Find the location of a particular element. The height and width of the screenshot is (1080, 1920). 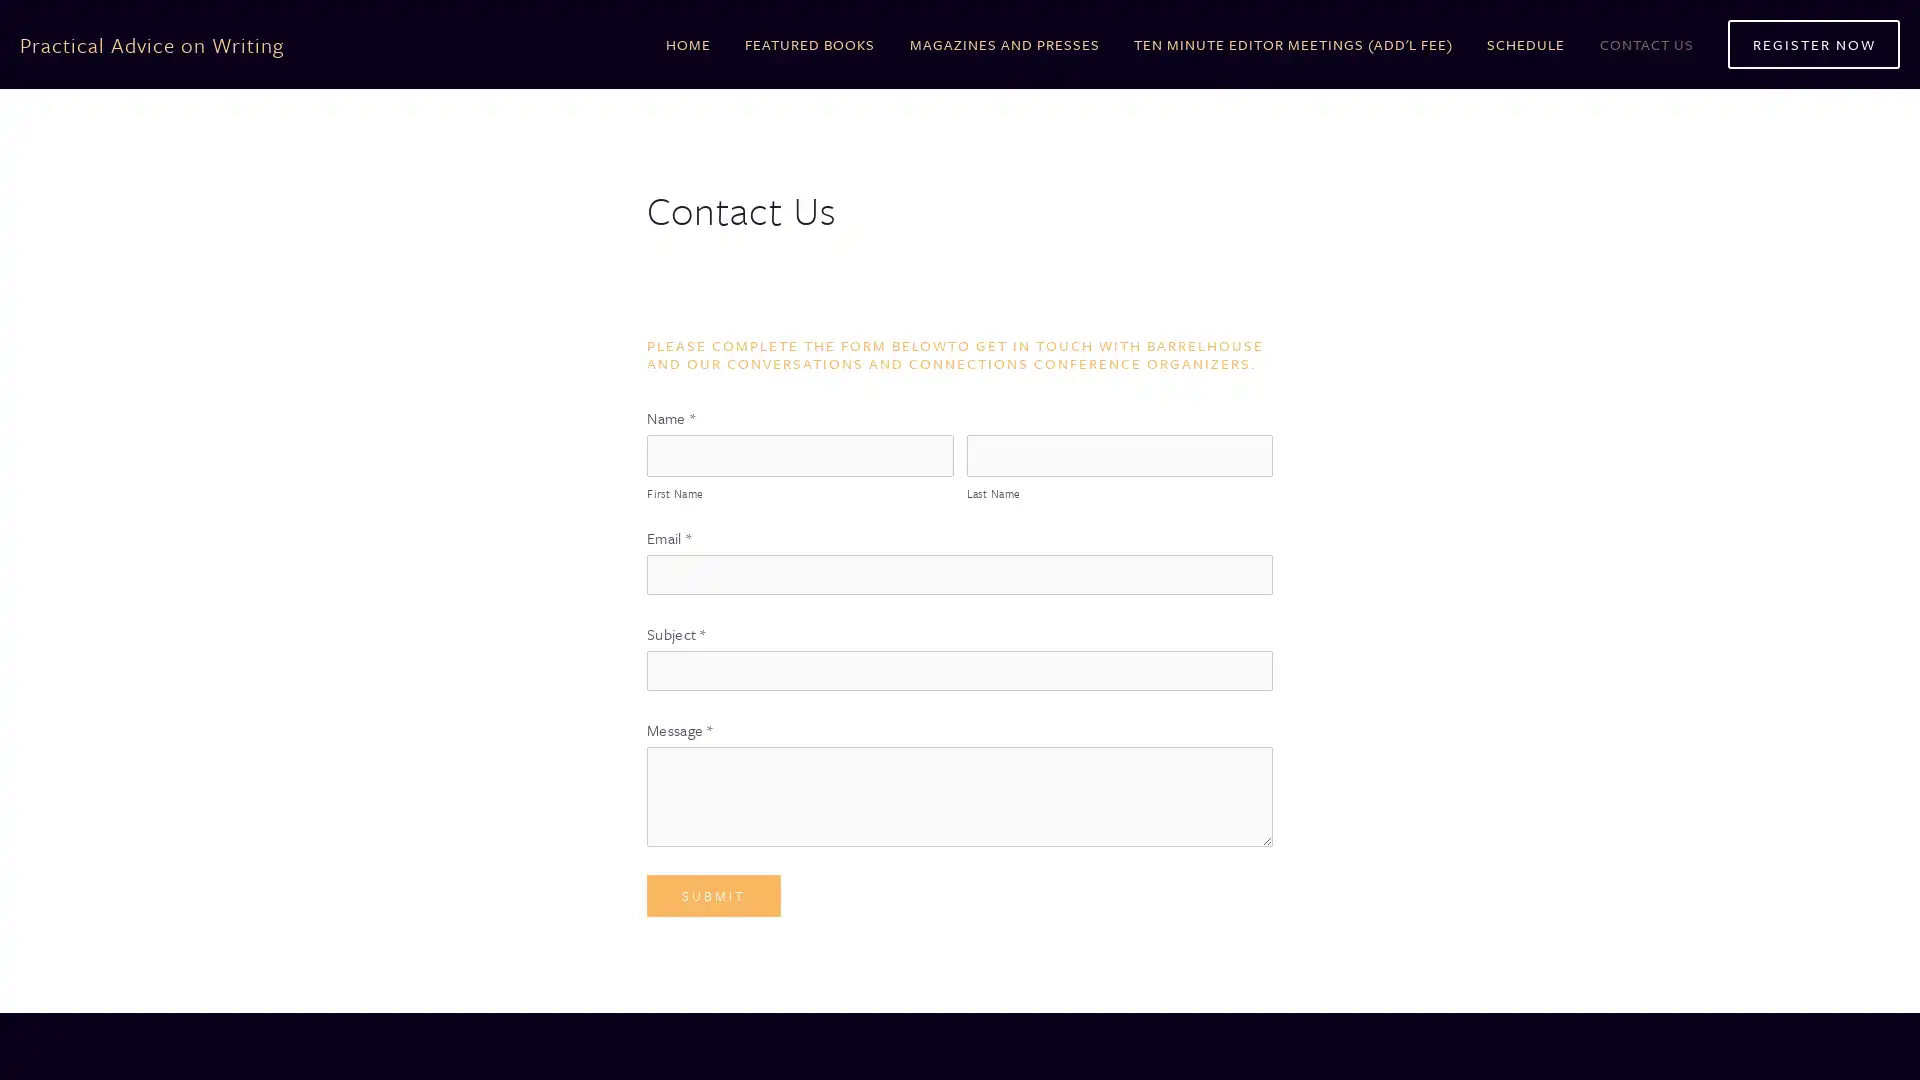

Submit is located at coordinates (714, 894).